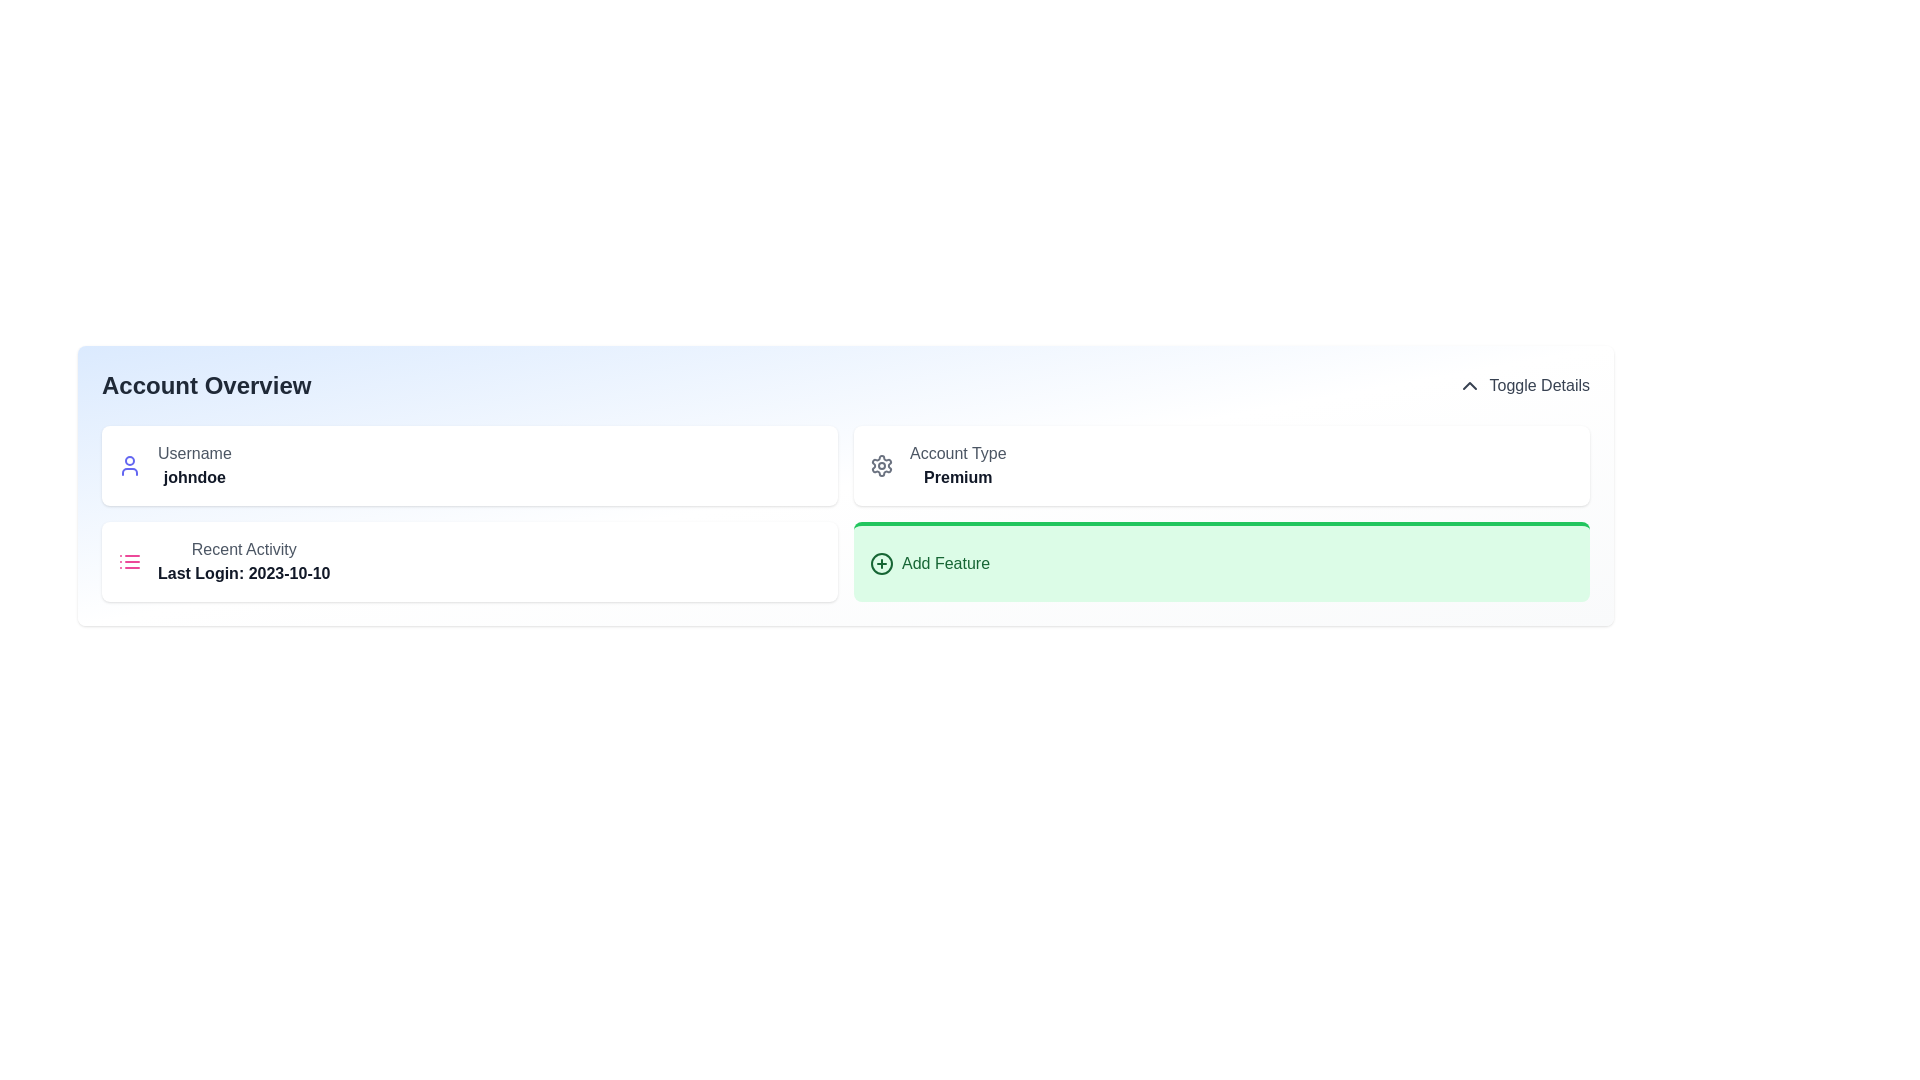 The image size is (1920, 1080). What do you see at coordinates (1469, 385) in the screenshot?
I see `the chevron icon located to the right of the 'Toggle Details' text in the upper-right section of the user interface` at bounding box center [1469, 385].